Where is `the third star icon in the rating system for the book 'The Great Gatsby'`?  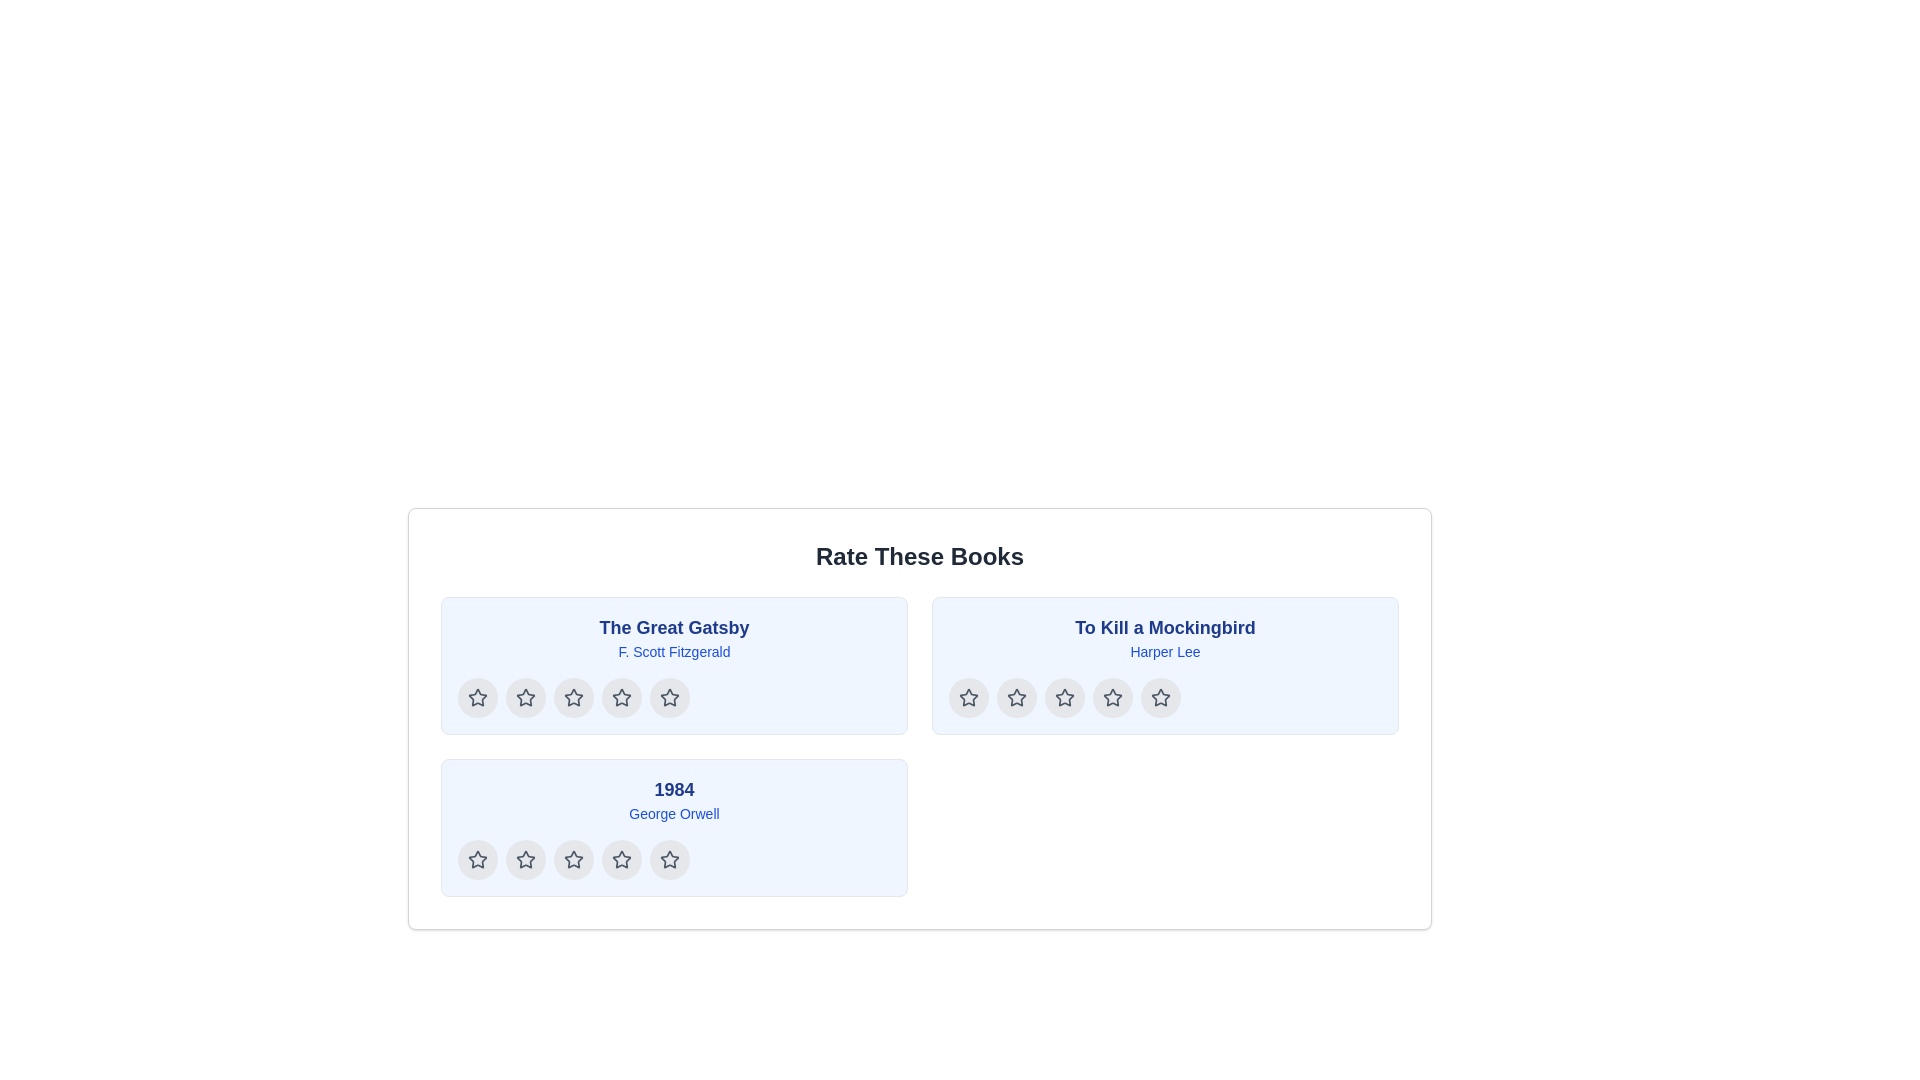
the third star icon in the rating system for the book 'The Great Gatsby' is located at coordinates (621, 697).